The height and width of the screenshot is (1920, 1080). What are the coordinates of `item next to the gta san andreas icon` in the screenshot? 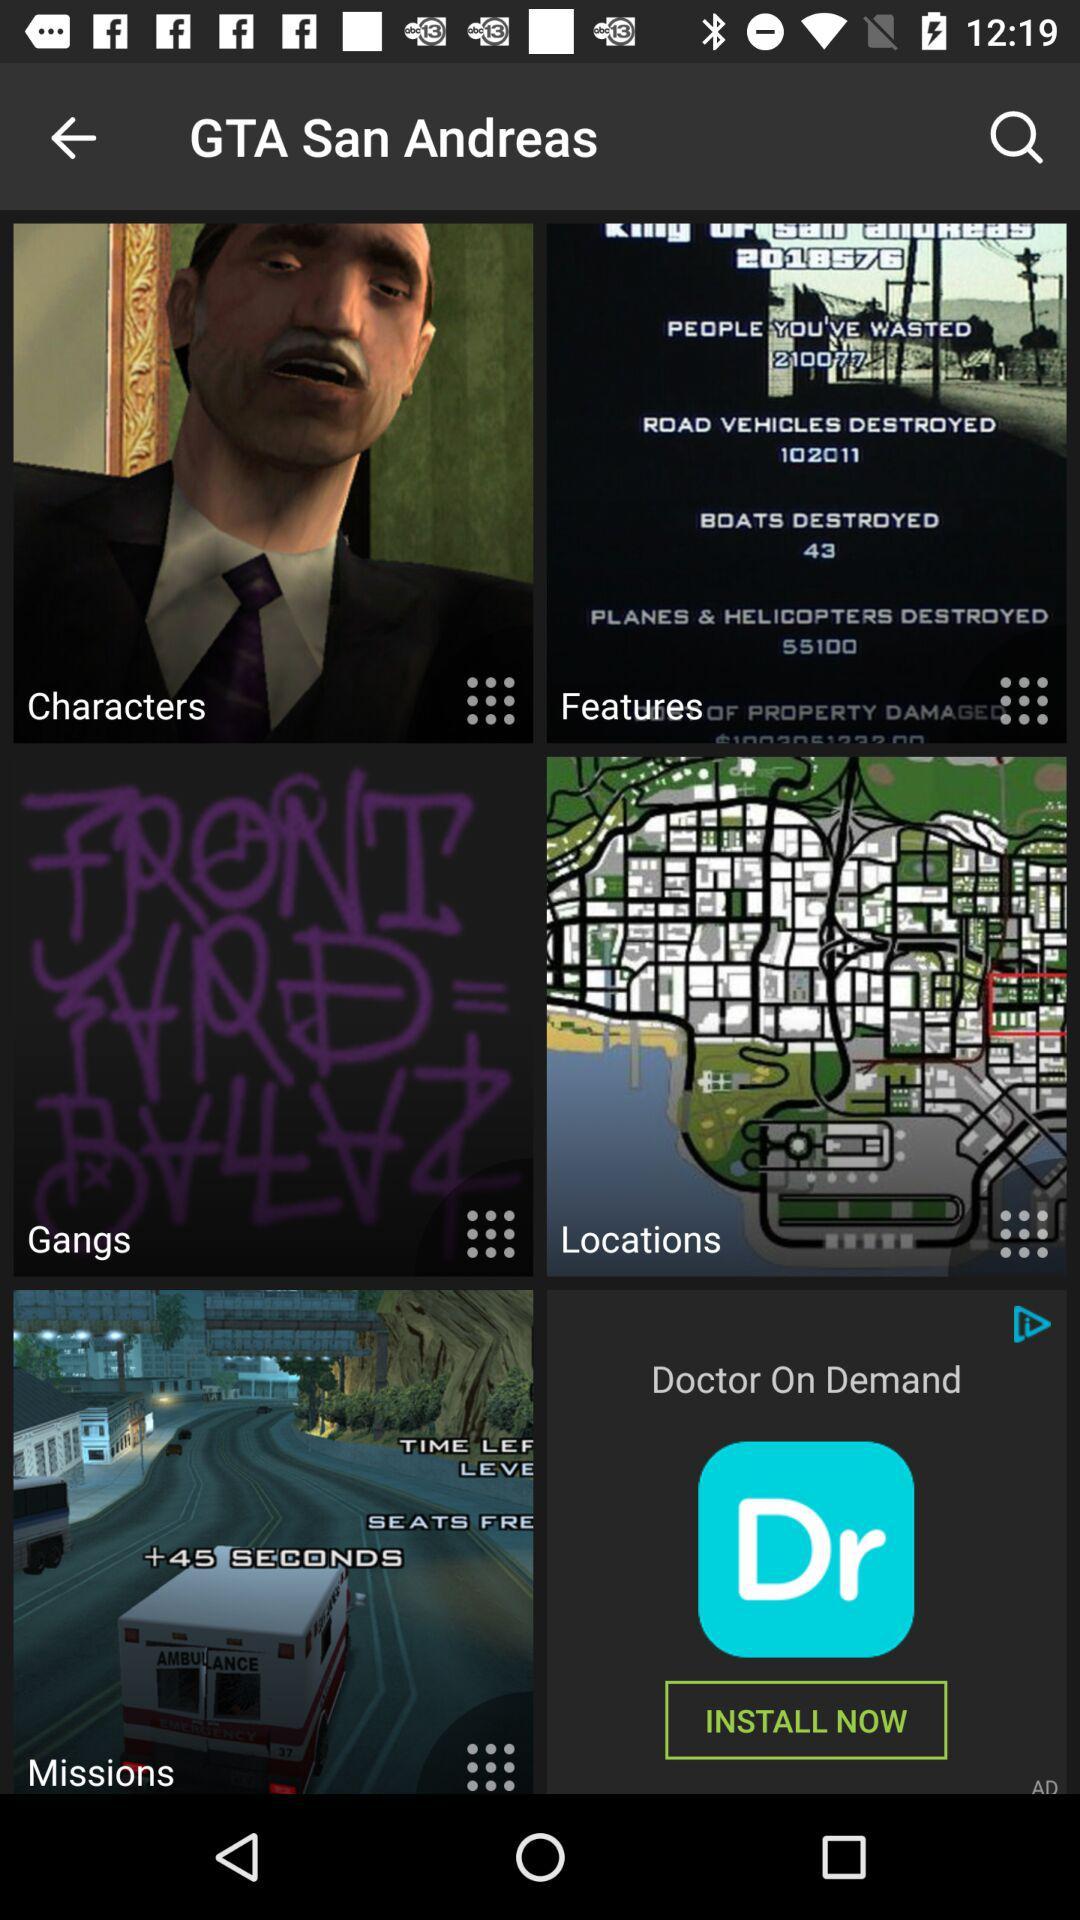 It's located at (72, 135).